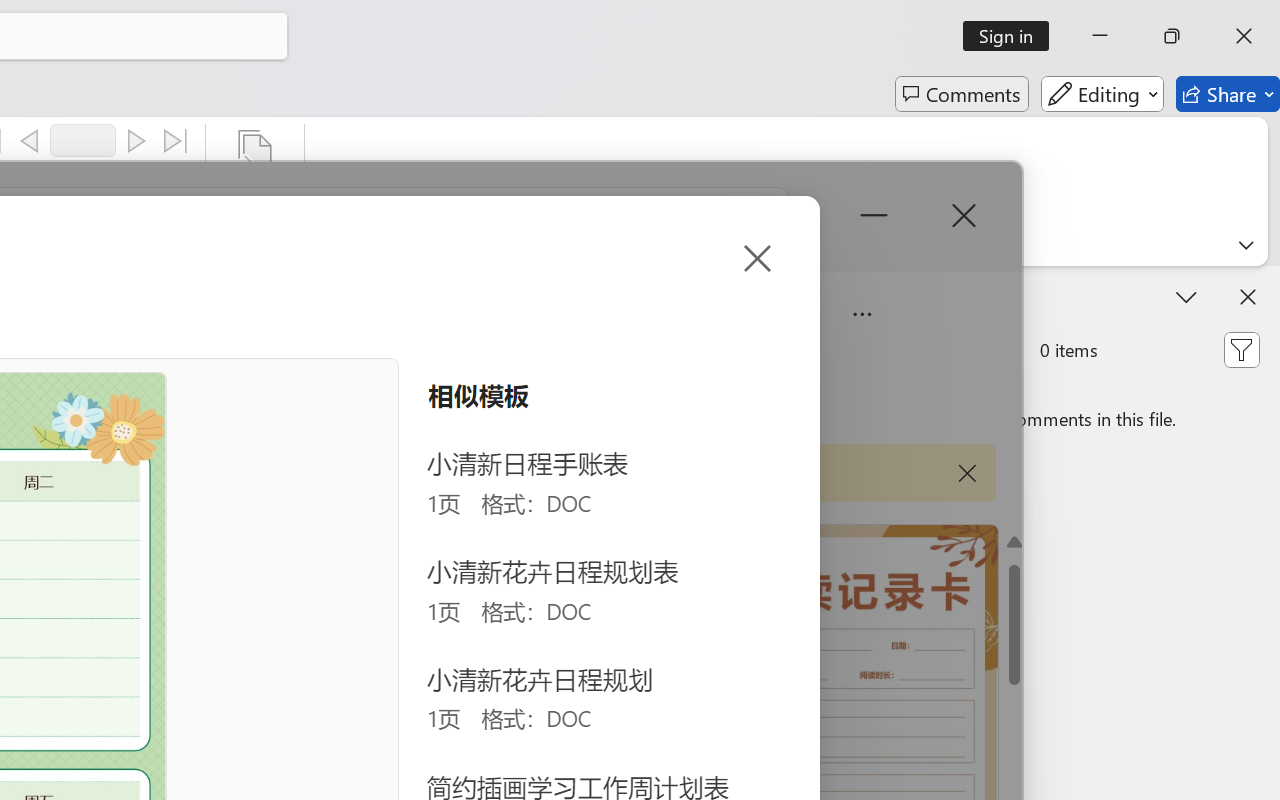  I want to click on 'Previous', so click(29, 141).